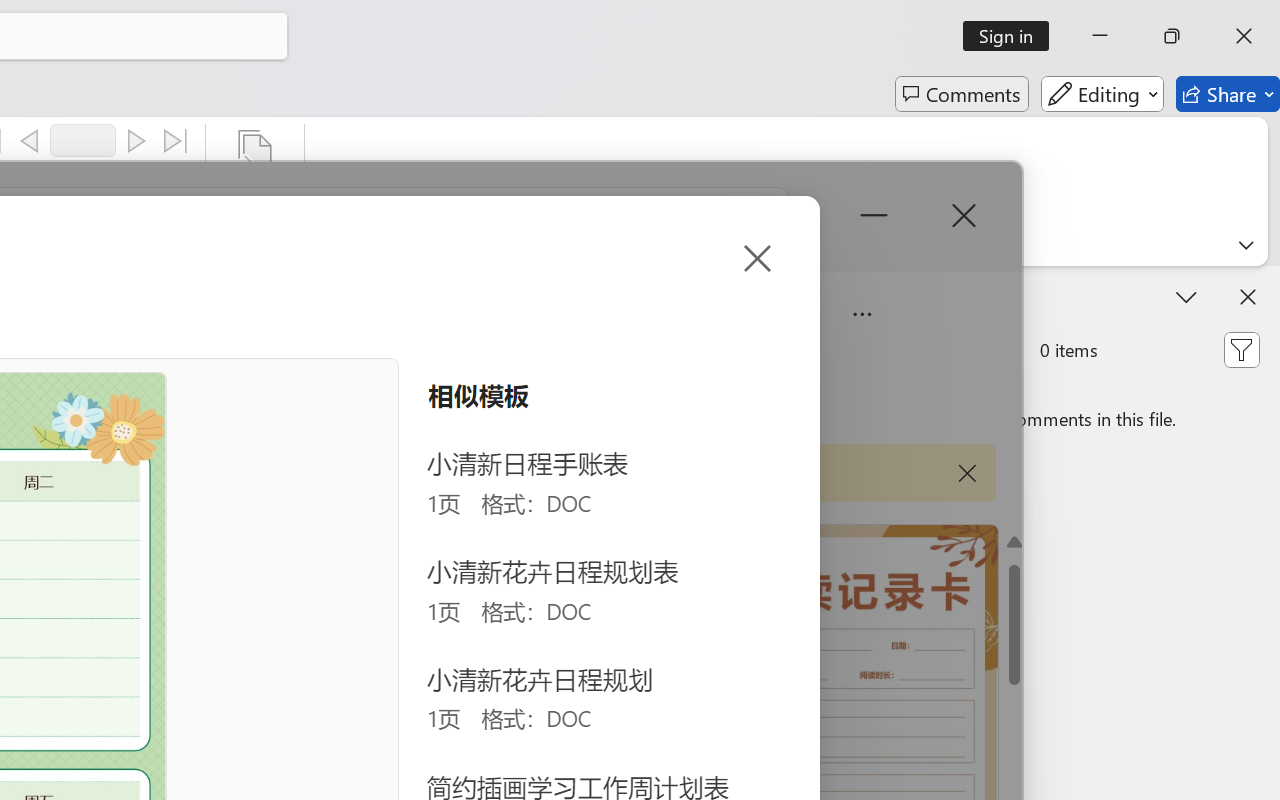  I want to click on 'Previous', so click(29, 141).